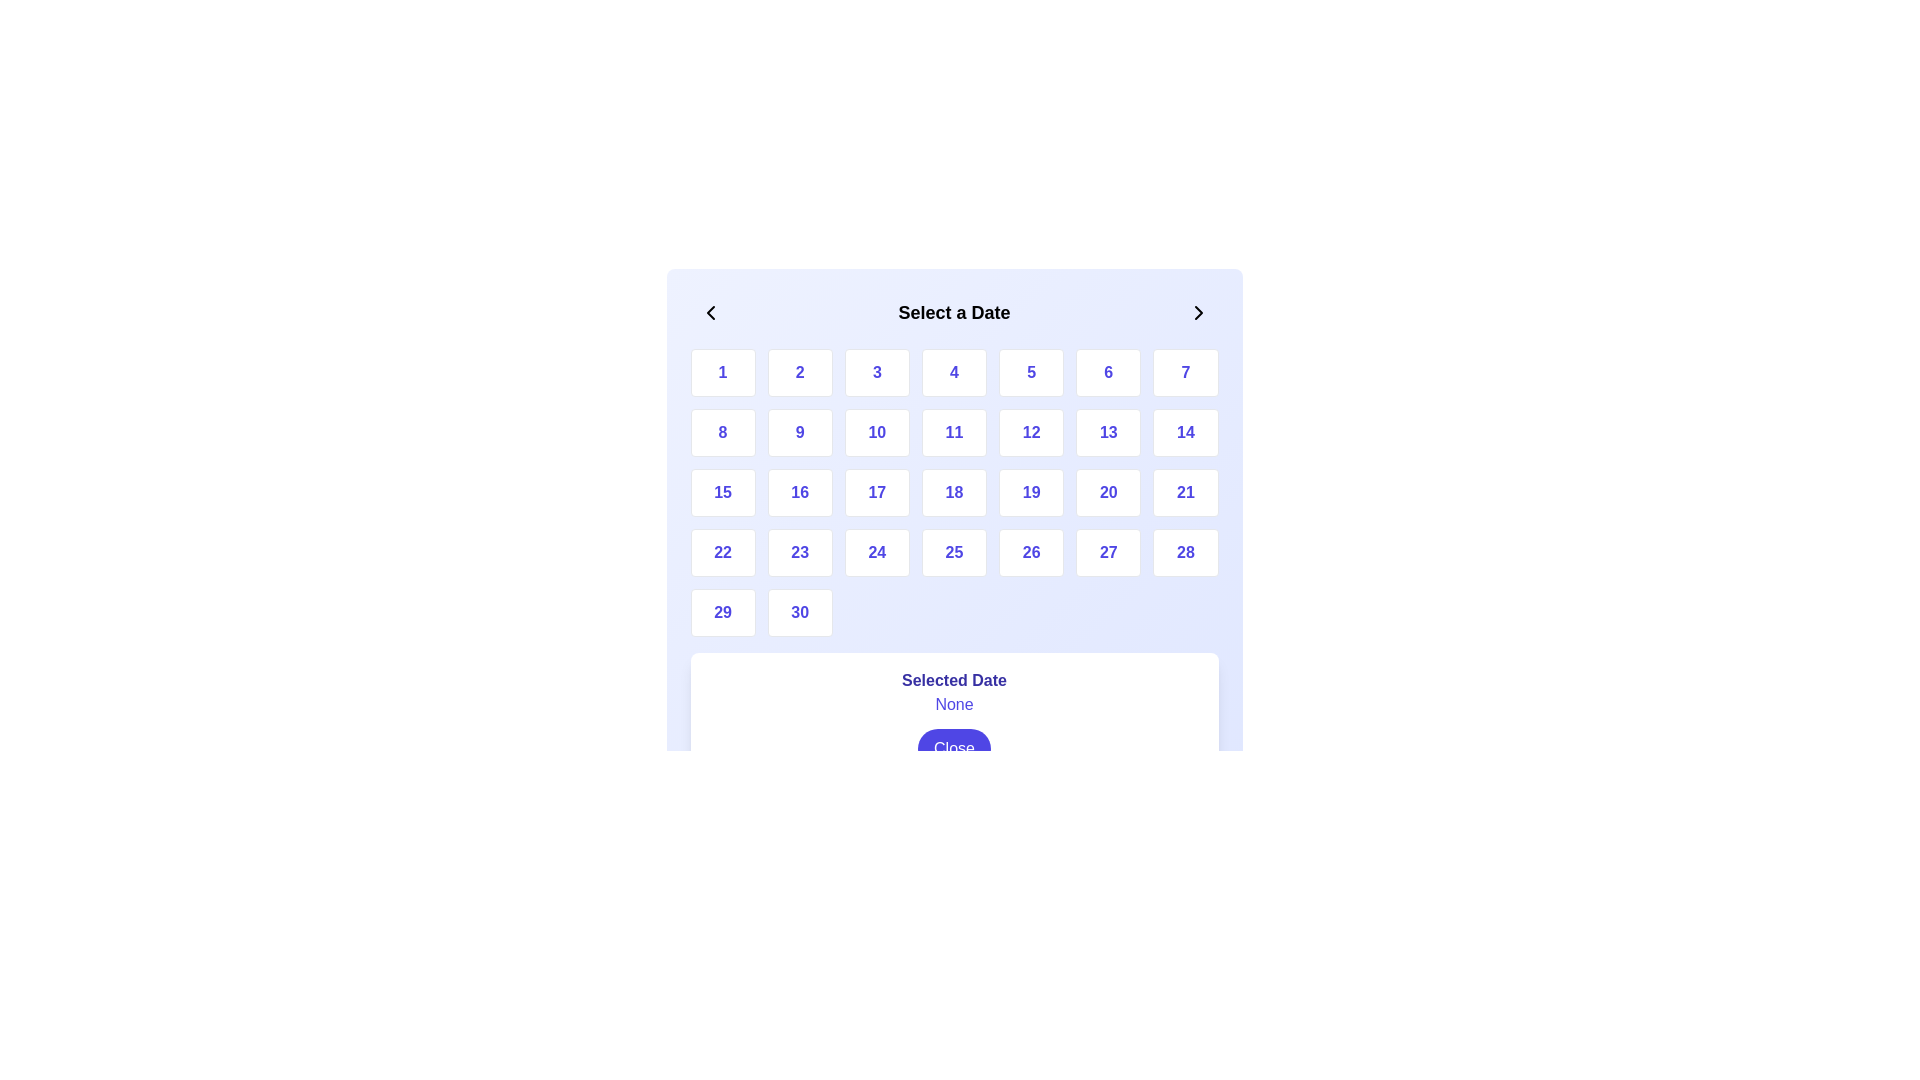 The height and width of the screenshot is (1080, 1920). Describe the element at coordinates (953, 373) in the screenshot. I see `the date selection button for the date '4' located in the first row and fourth column of the grid in the date picker interface` at that location.